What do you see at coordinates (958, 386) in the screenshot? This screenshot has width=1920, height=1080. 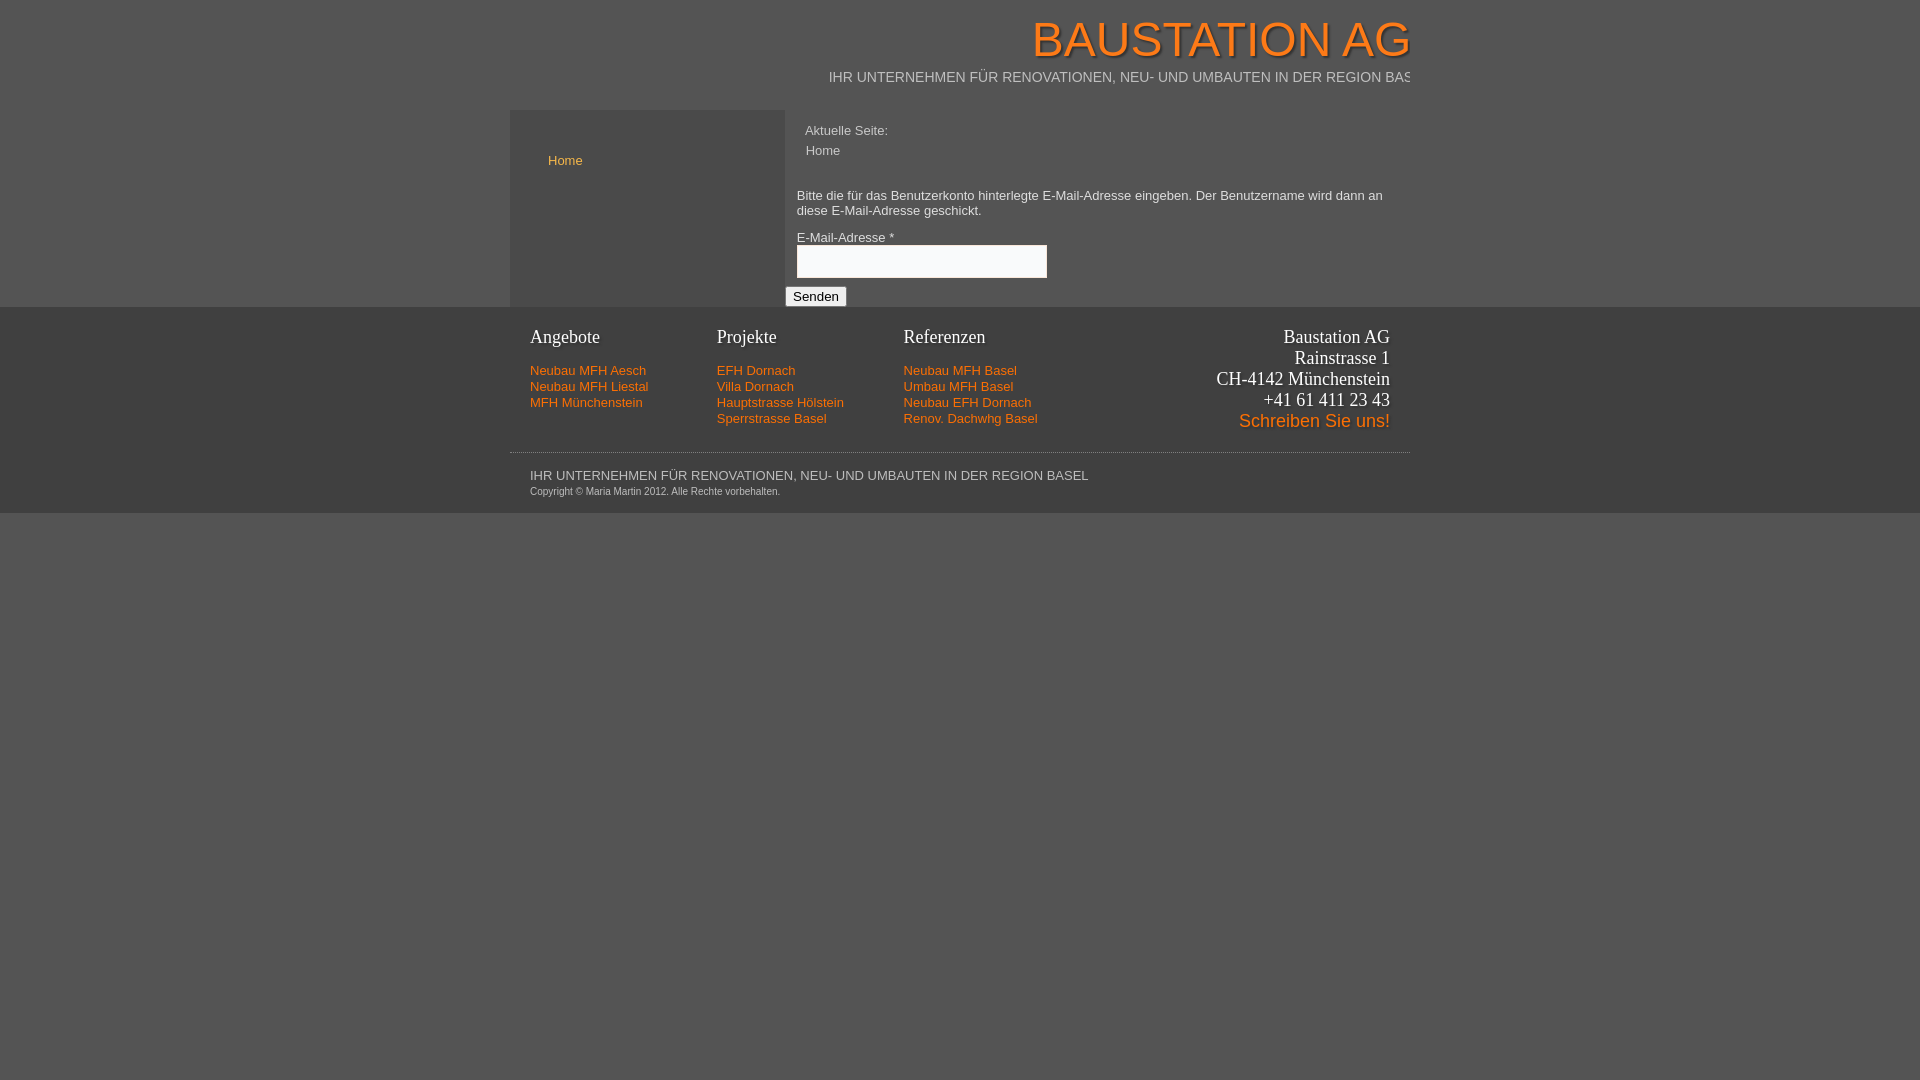 I see `'Umbau MFH Basel'` at bounding box center [958, 386].